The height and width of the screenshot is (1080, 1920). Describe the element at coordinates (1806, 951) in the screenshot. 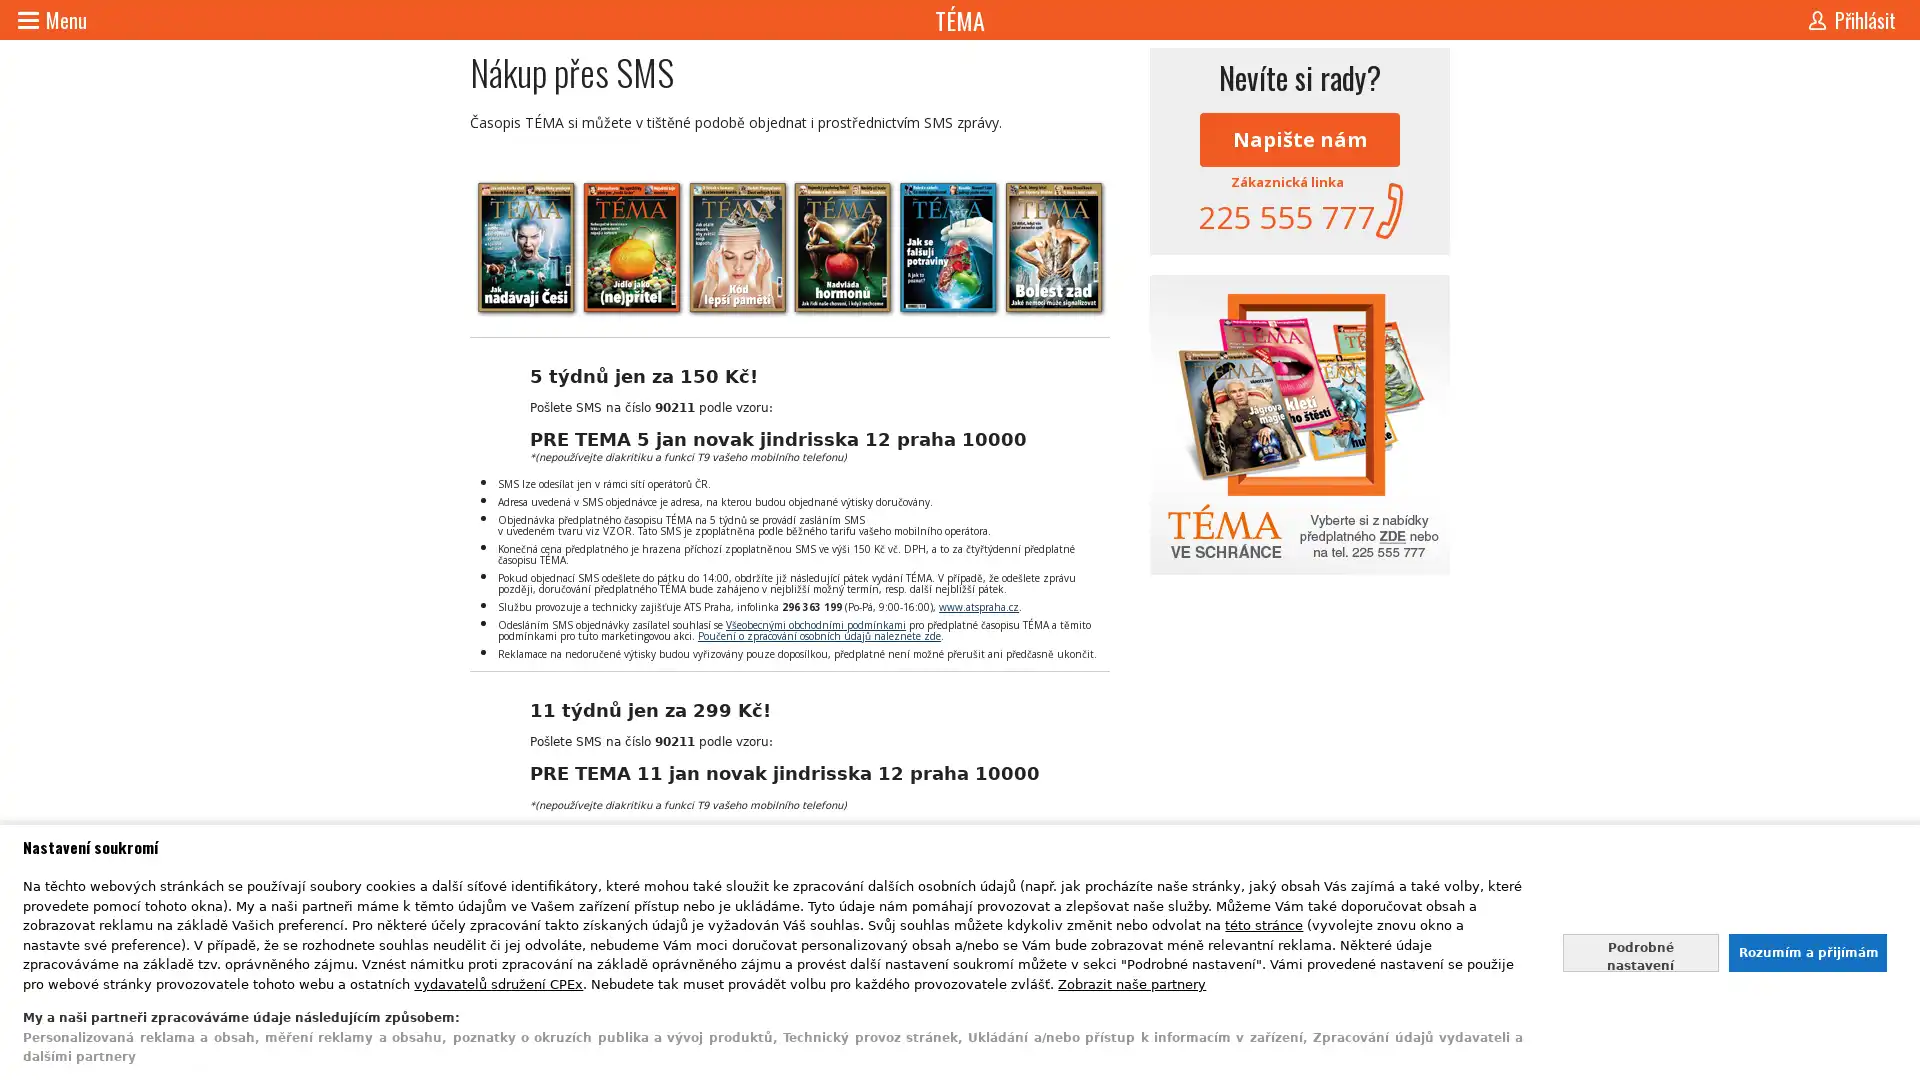

I see `Souhlasit s nasim zpracovanim udaju a zavrit` at that location.